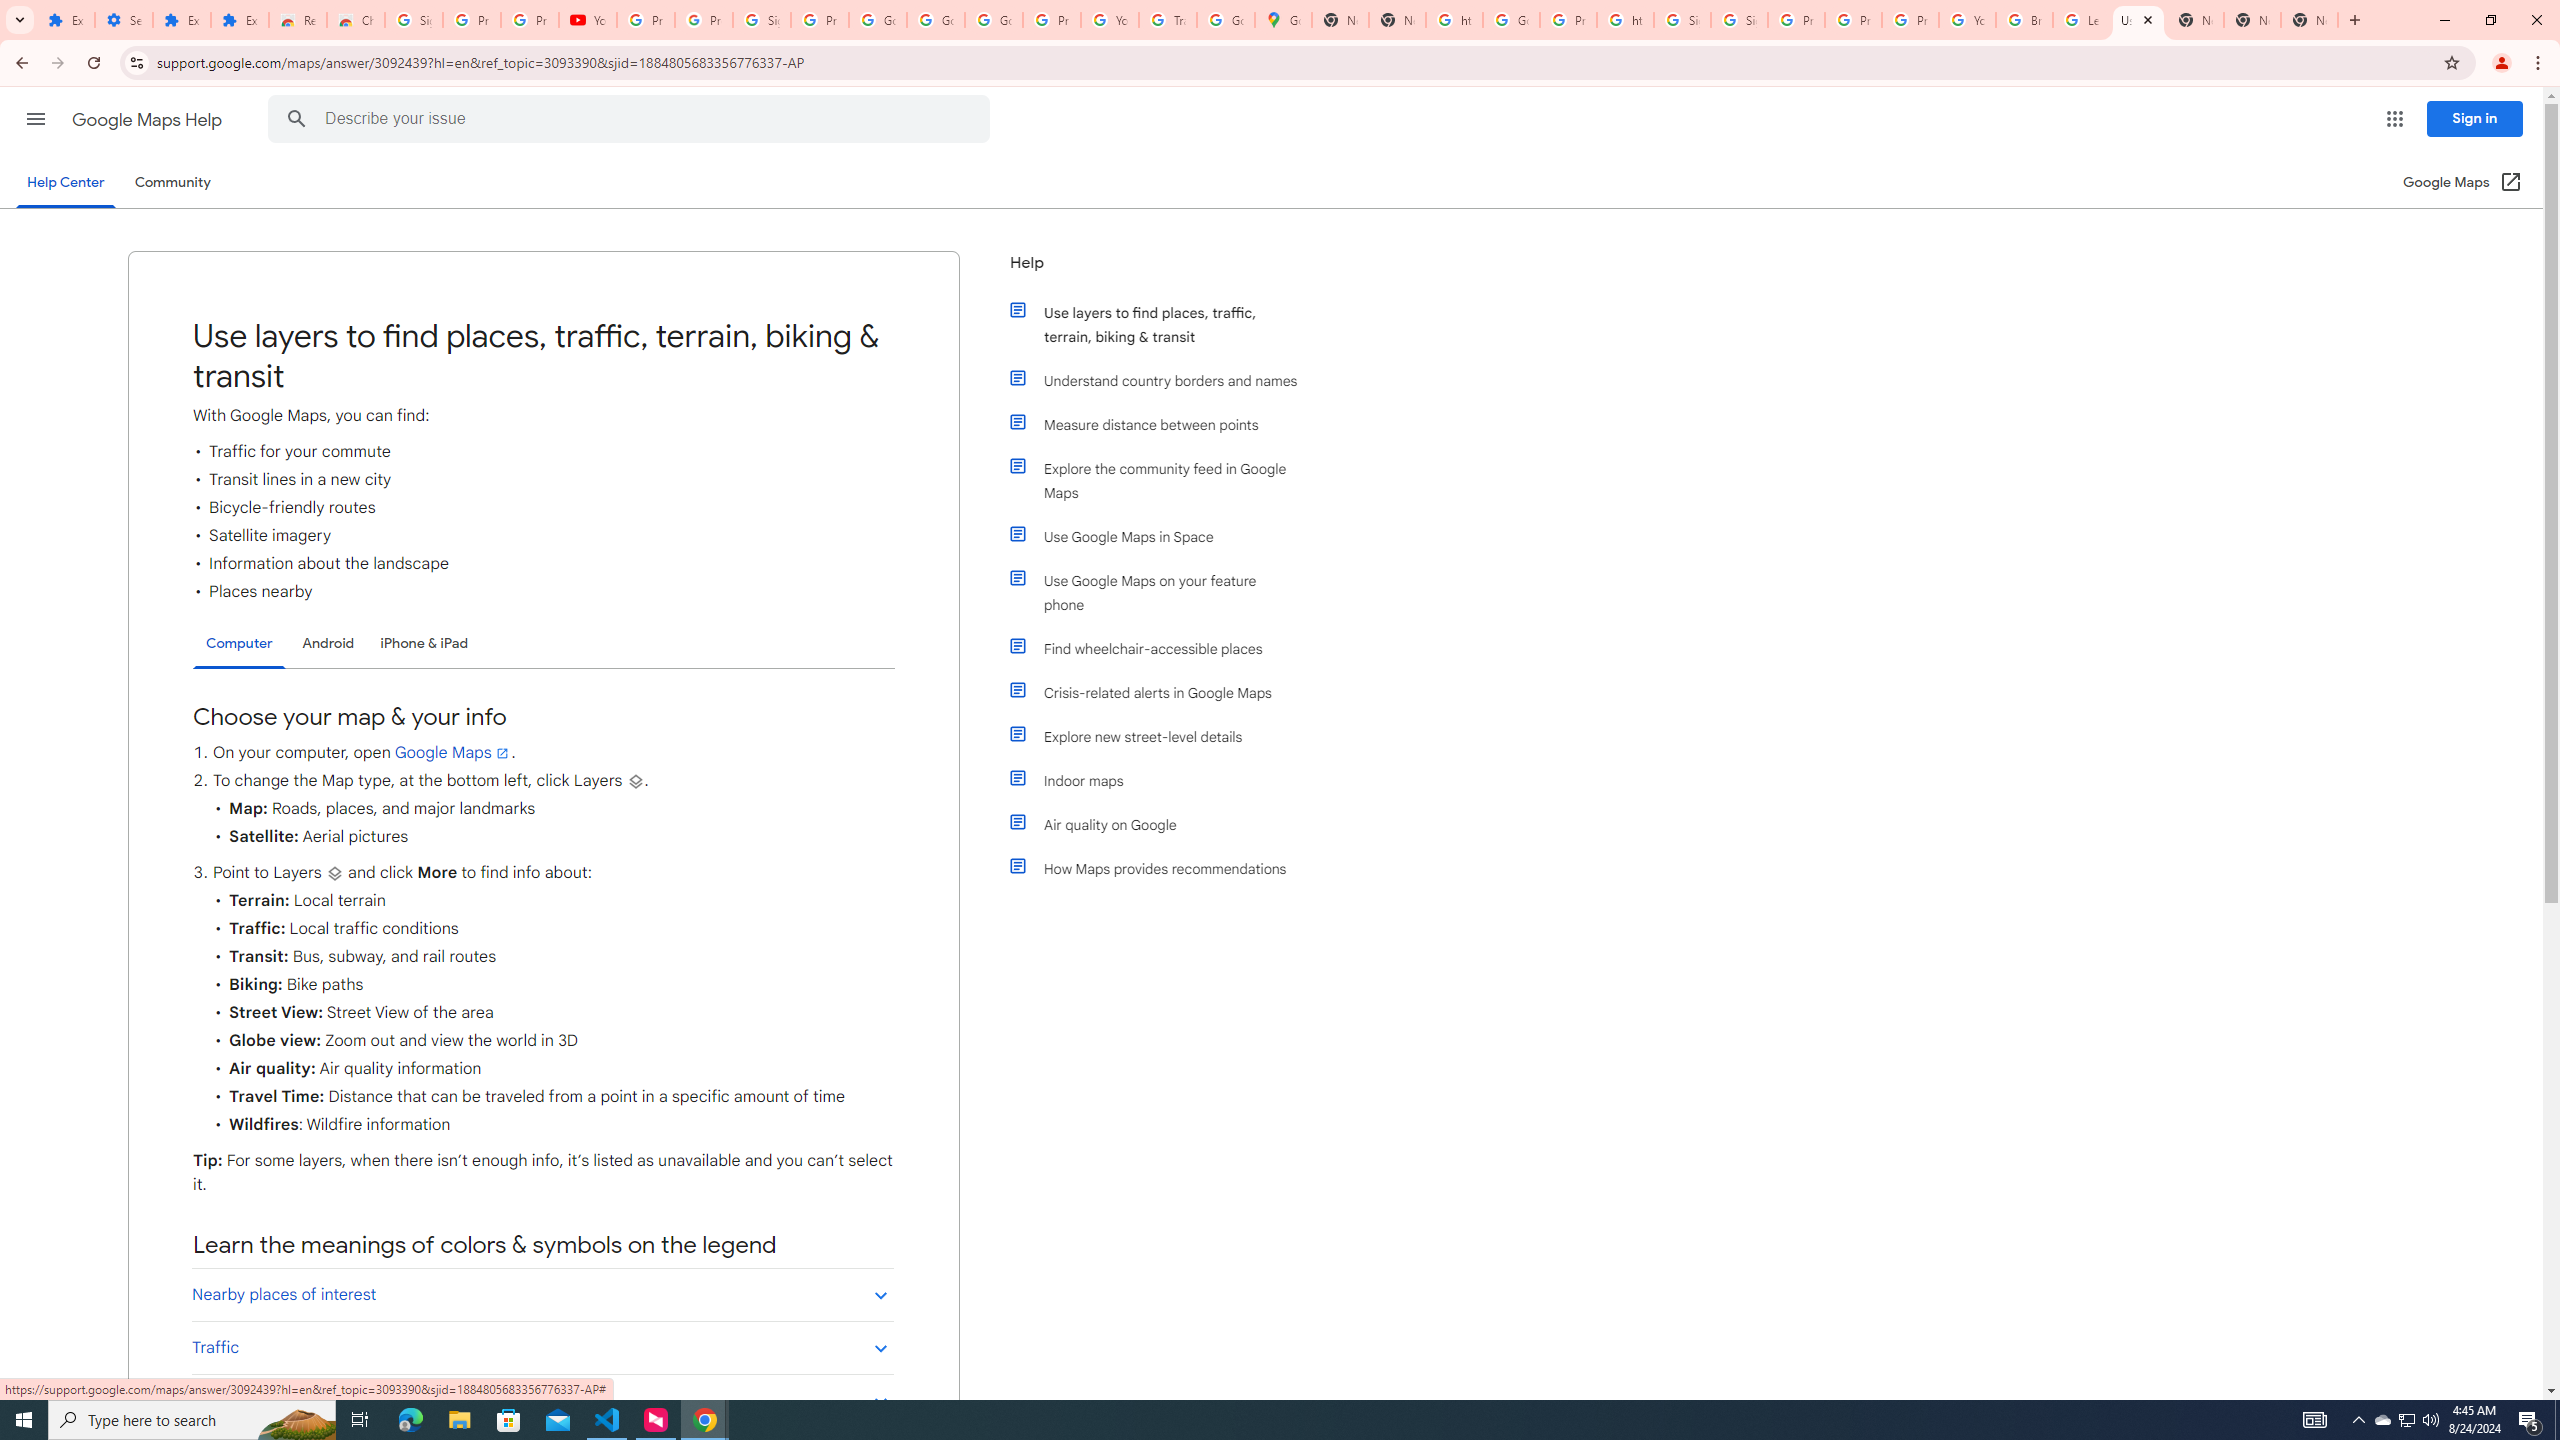 The height and width of the screenshot is (1440, 2560). Describe the element at coordinates (632, 118) in the screenshot. I see `'Describe your issue'` at that location.